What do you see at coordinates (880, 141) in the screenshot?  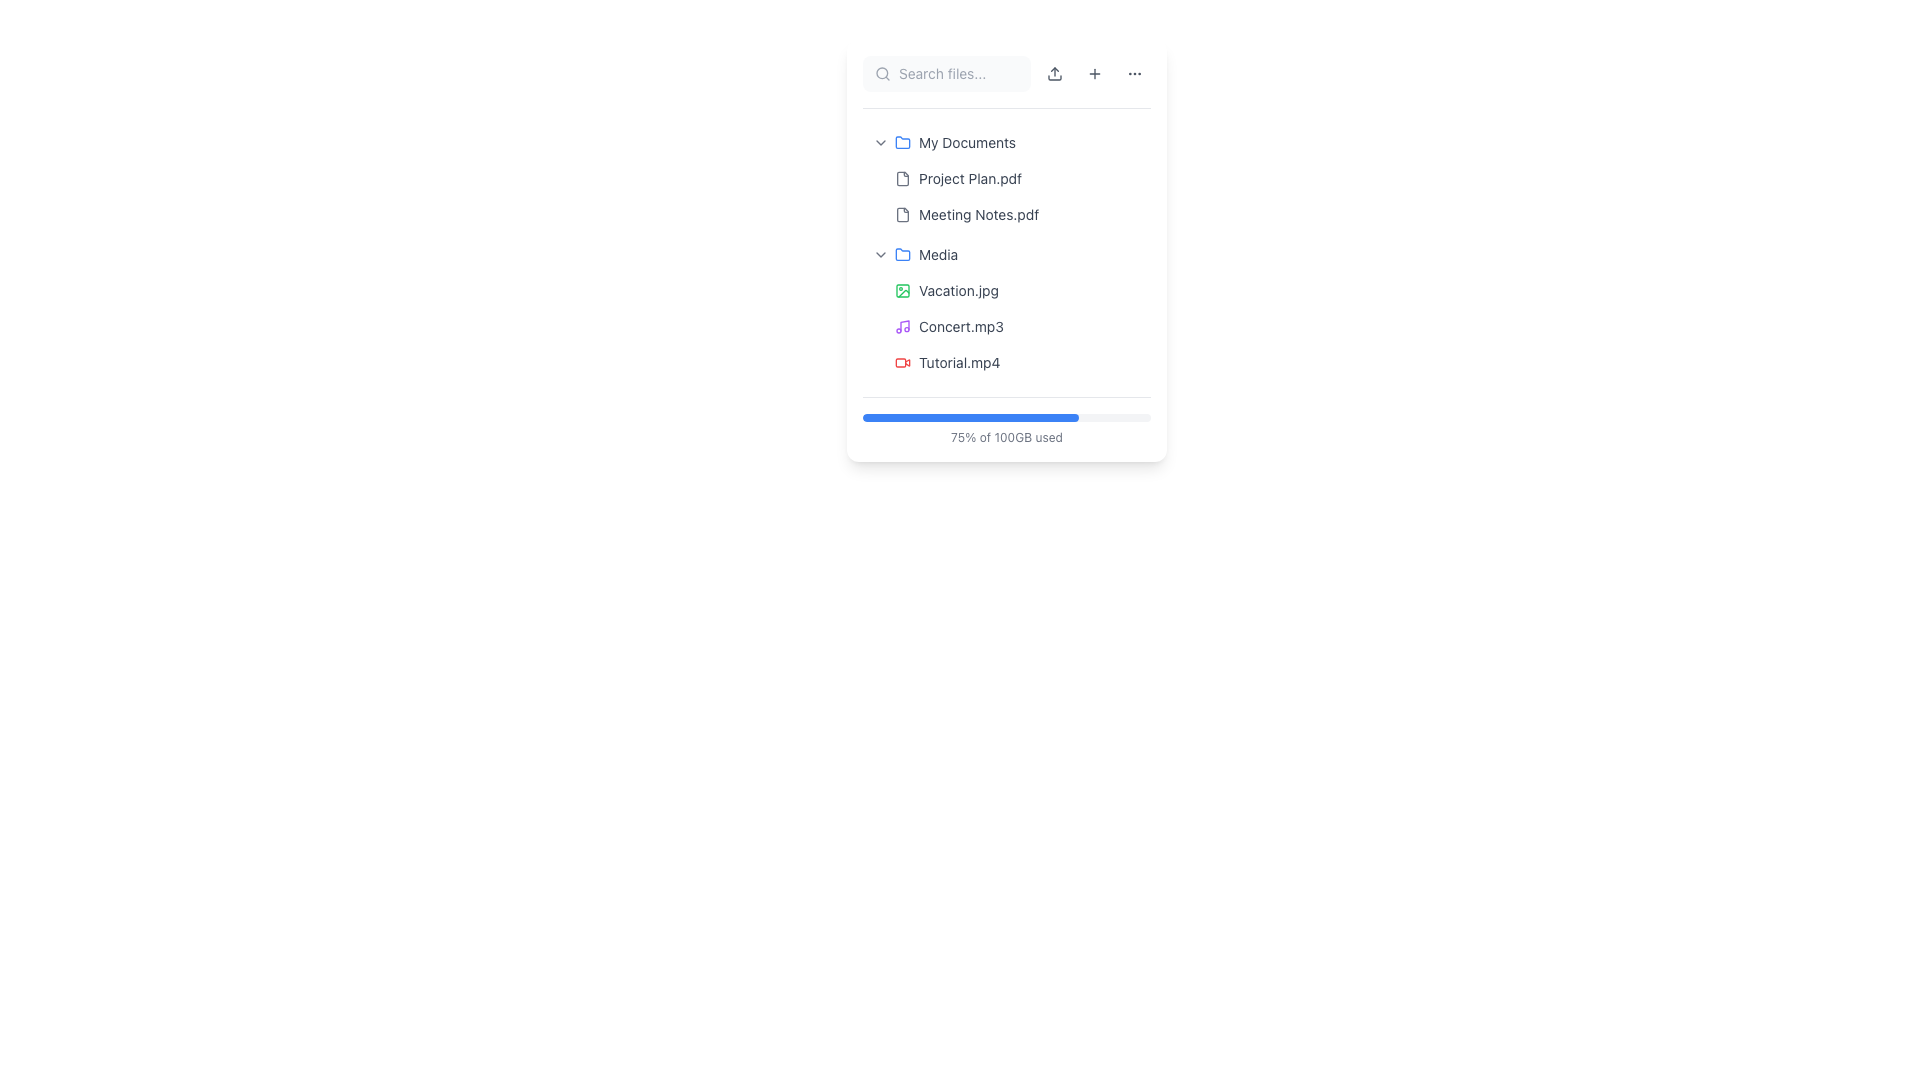 I see `the downward-pointing chevron icon located next to the 'My Documents' folder label` at bounding box center [880, 141].